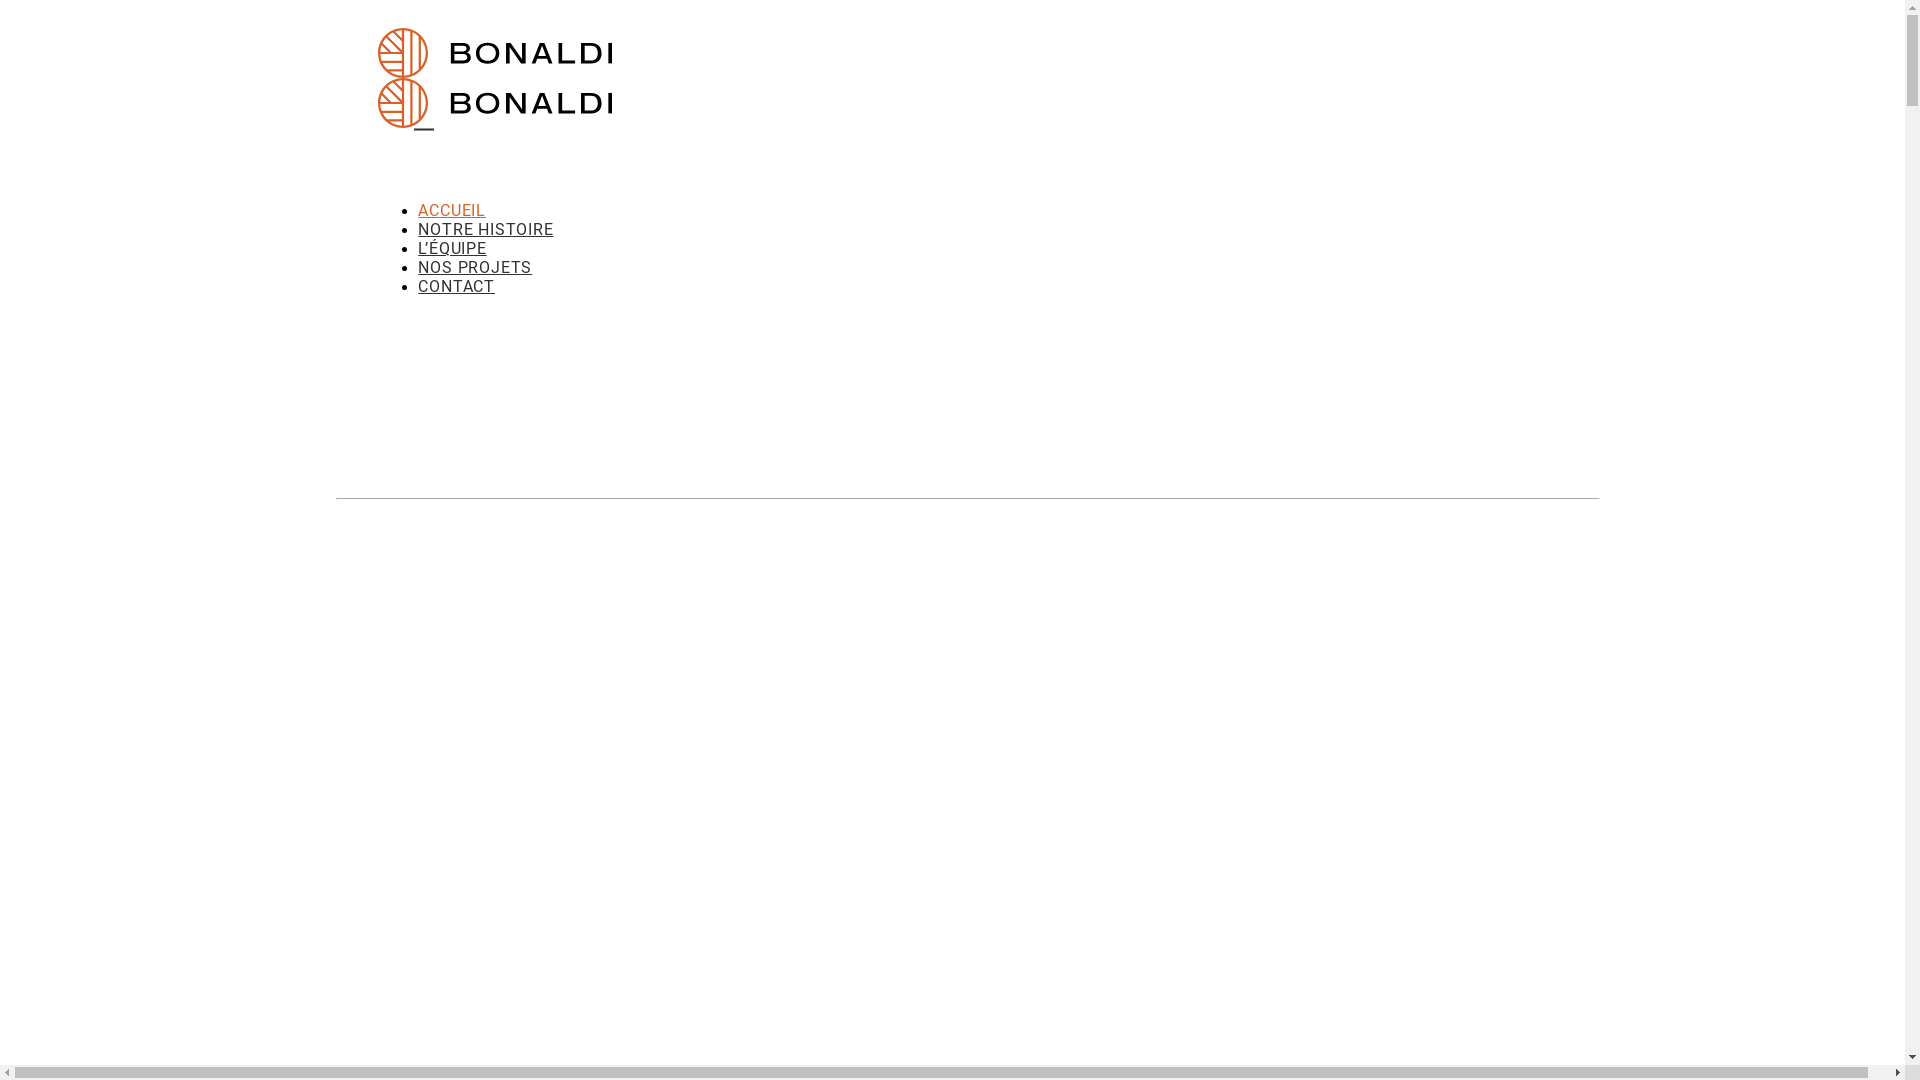  What do you see at coordinates (485, 228) in the screenshot?
I see `'NOTRE HISTOIRE'` at bounding box center [485, 228].